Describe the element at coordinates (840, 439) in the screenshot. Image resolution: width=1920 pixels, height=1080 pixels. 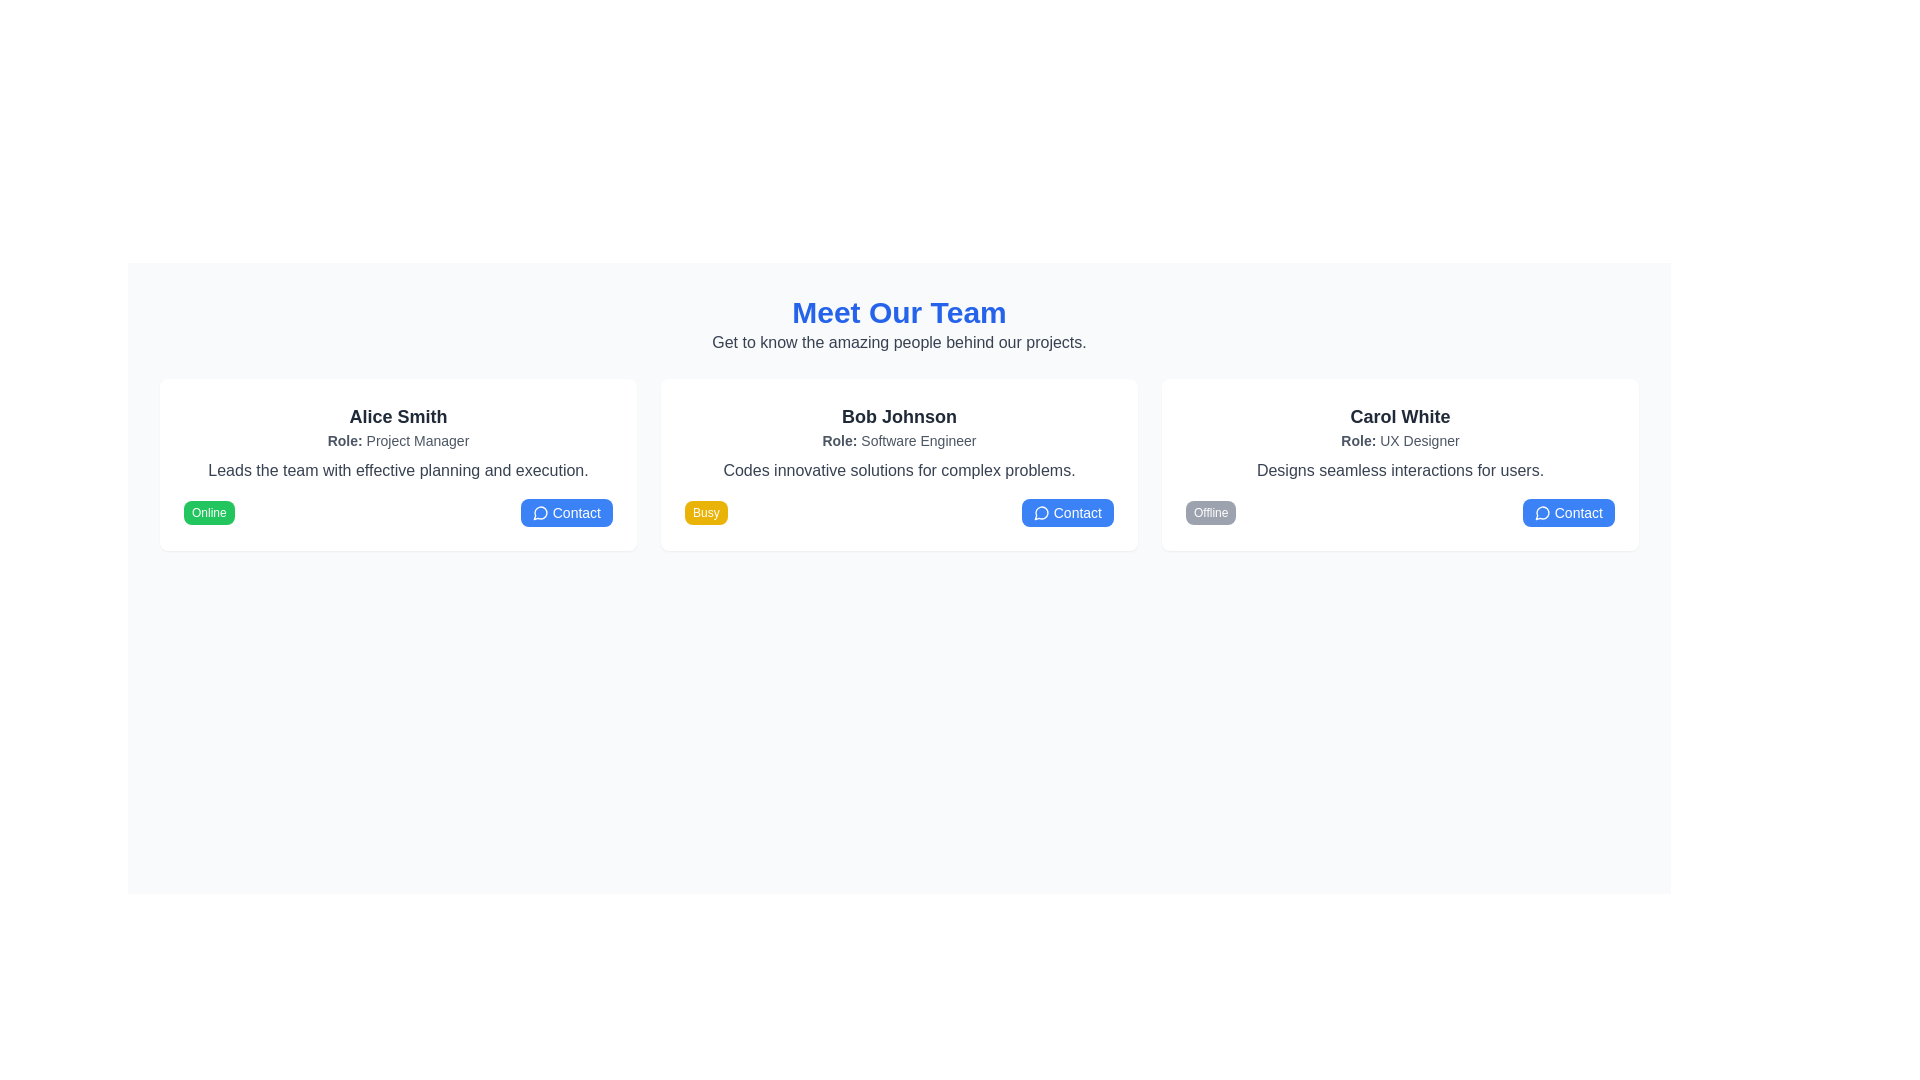
I see `text label that describes the role of an individual in the team profile, specifically the label located at the beginning of the text 'Role: Software Engineer' in the second profile card of the 'Meet Our Team' section` at that location.